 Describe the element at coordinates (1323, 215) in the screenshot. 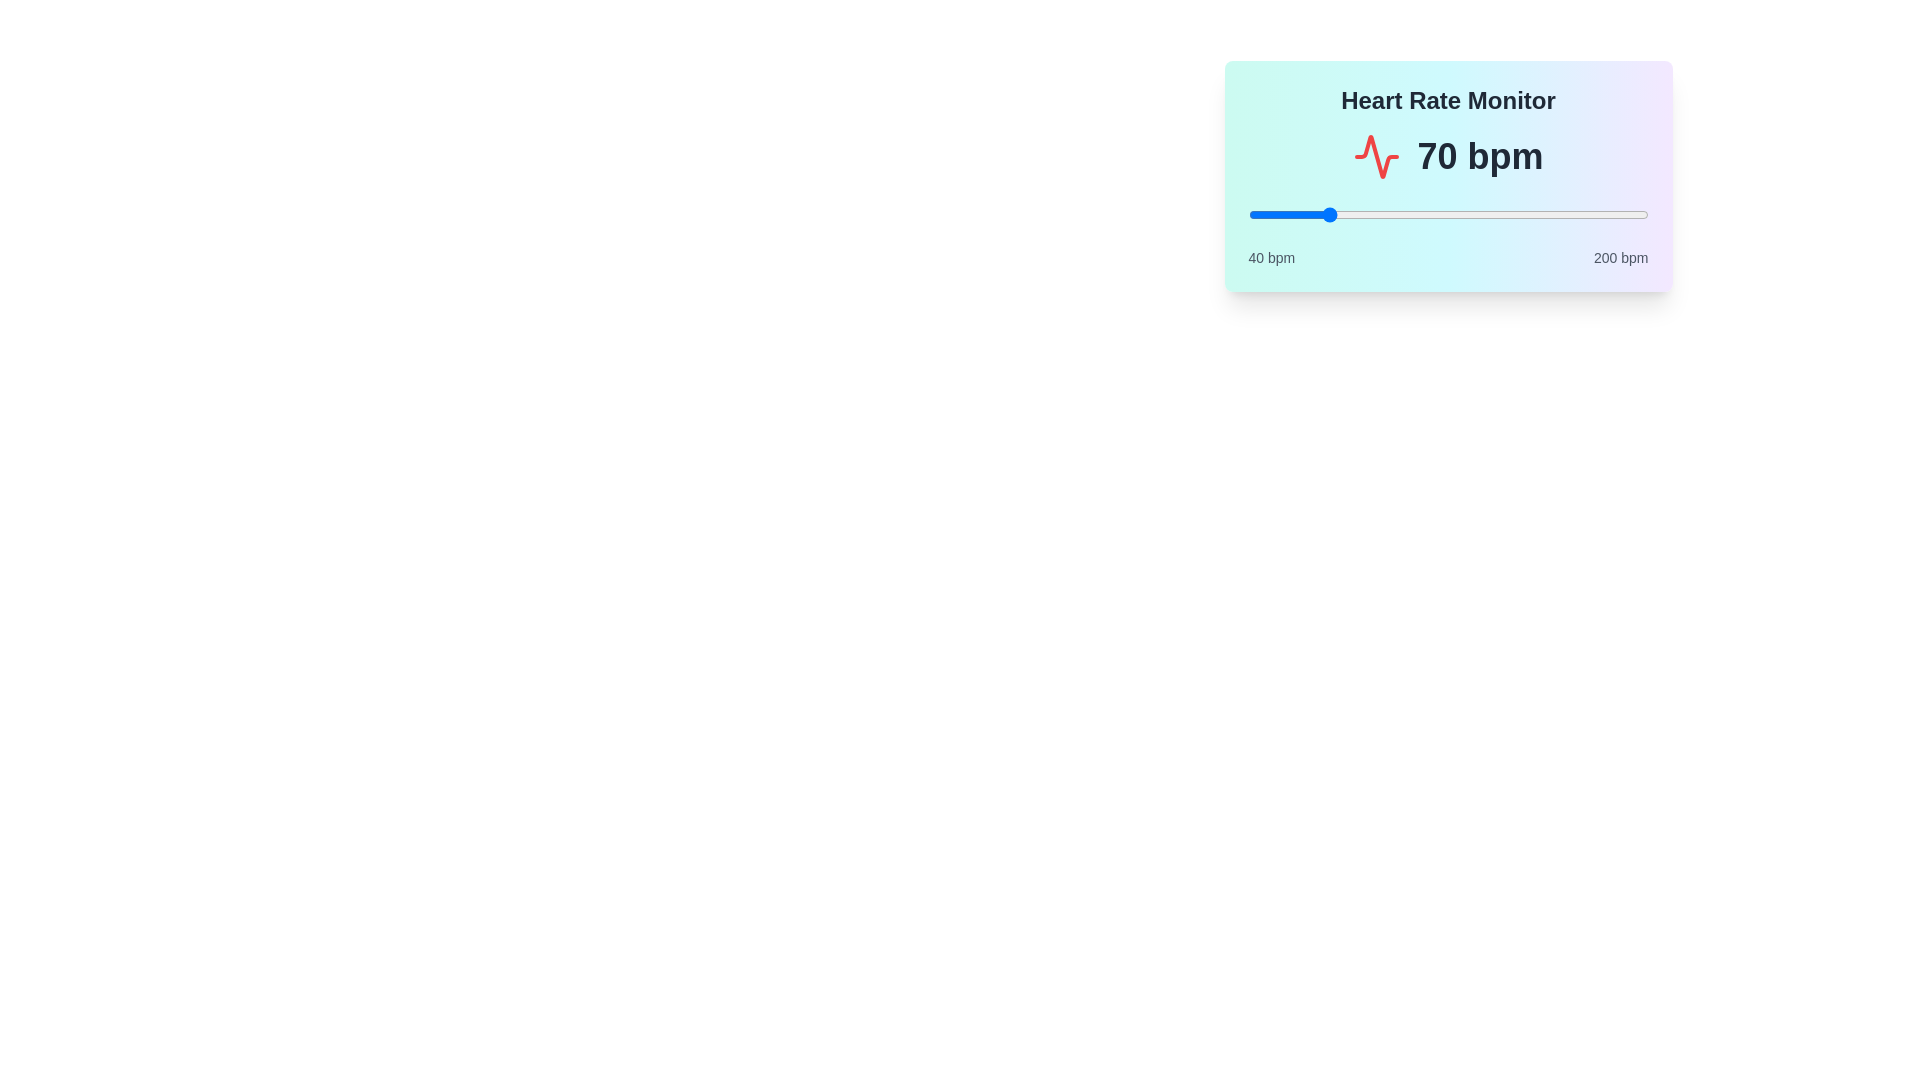

I see `the slider to set the heart rate to 70 bpm` at that location.